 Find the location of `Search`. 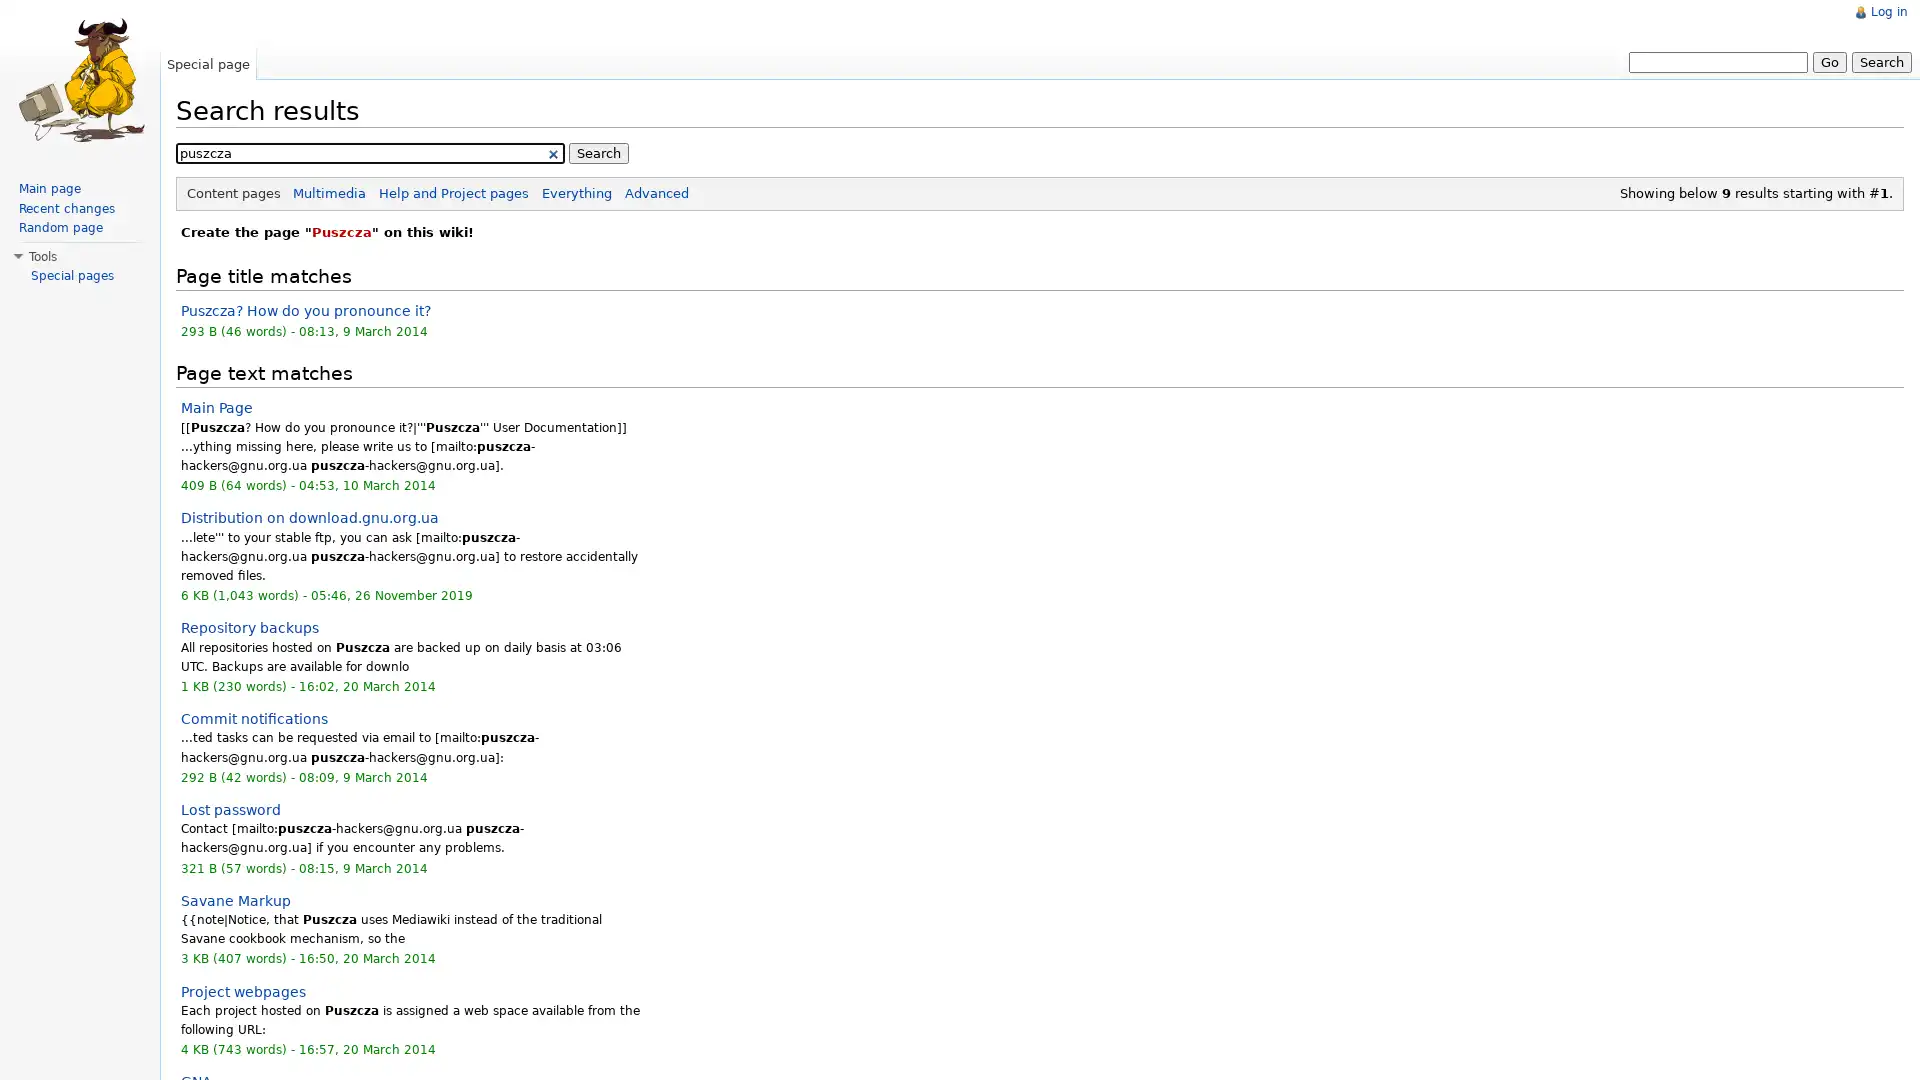

Search is located at coordinates (1880, 60).